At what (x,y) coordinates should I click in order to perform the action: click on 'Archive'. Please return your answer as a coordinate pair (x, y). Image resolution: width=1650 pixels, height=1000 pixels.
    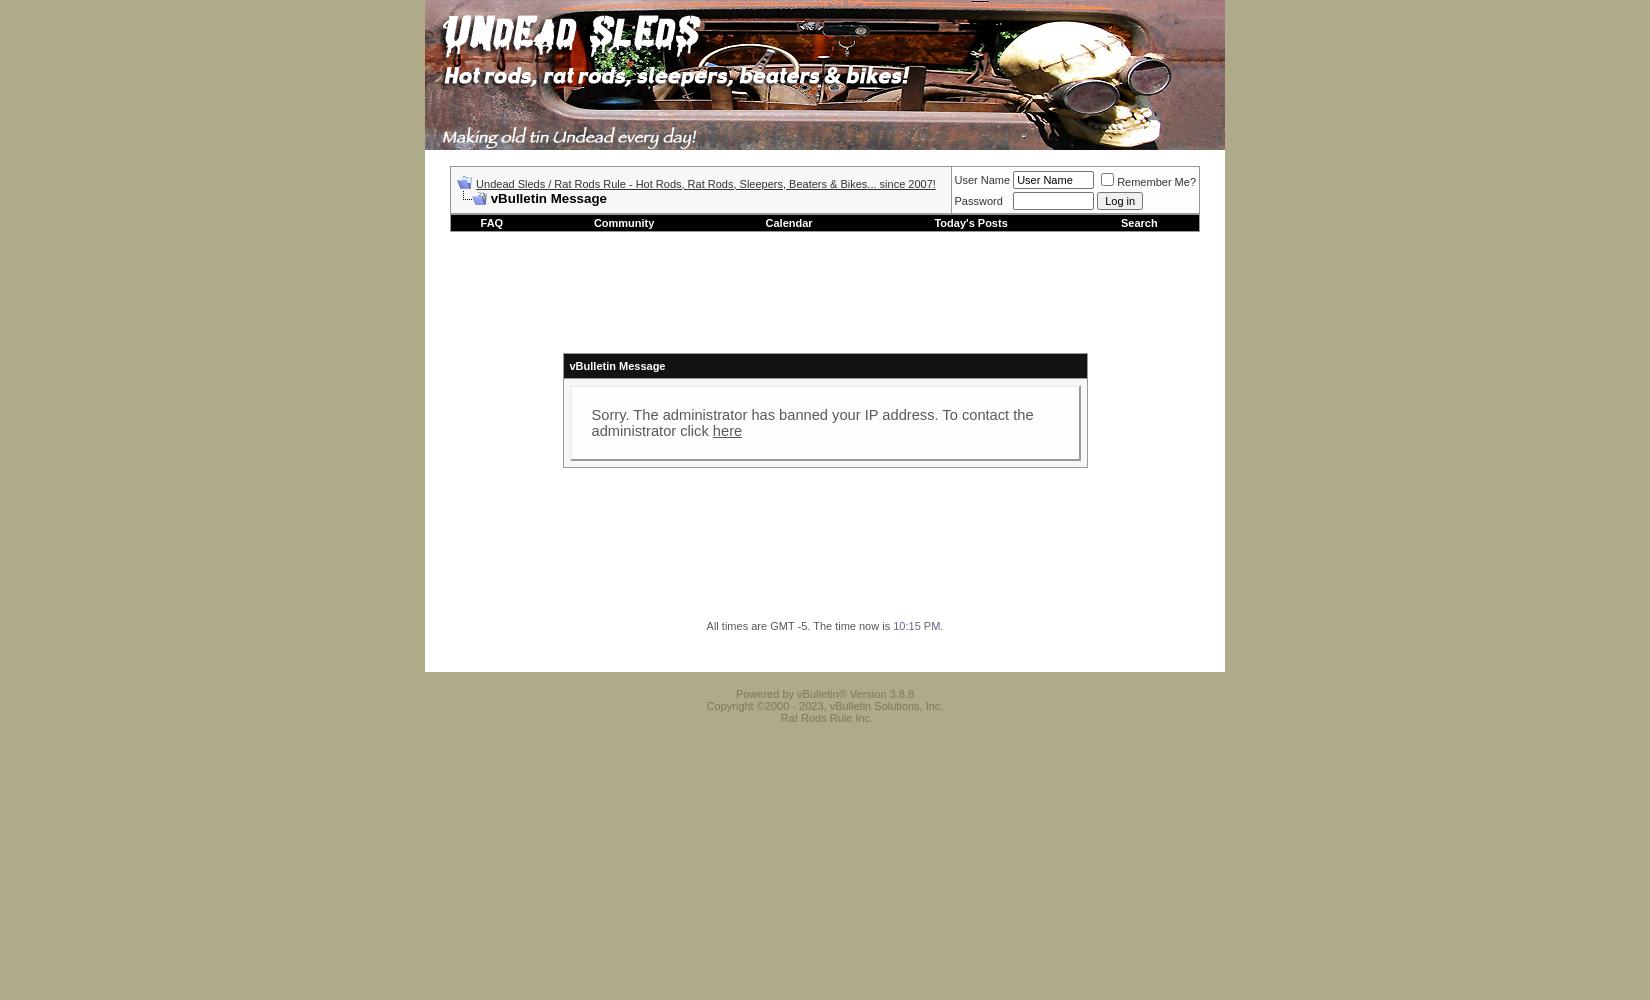
    Looking at the image, I should click on (1169, 660).